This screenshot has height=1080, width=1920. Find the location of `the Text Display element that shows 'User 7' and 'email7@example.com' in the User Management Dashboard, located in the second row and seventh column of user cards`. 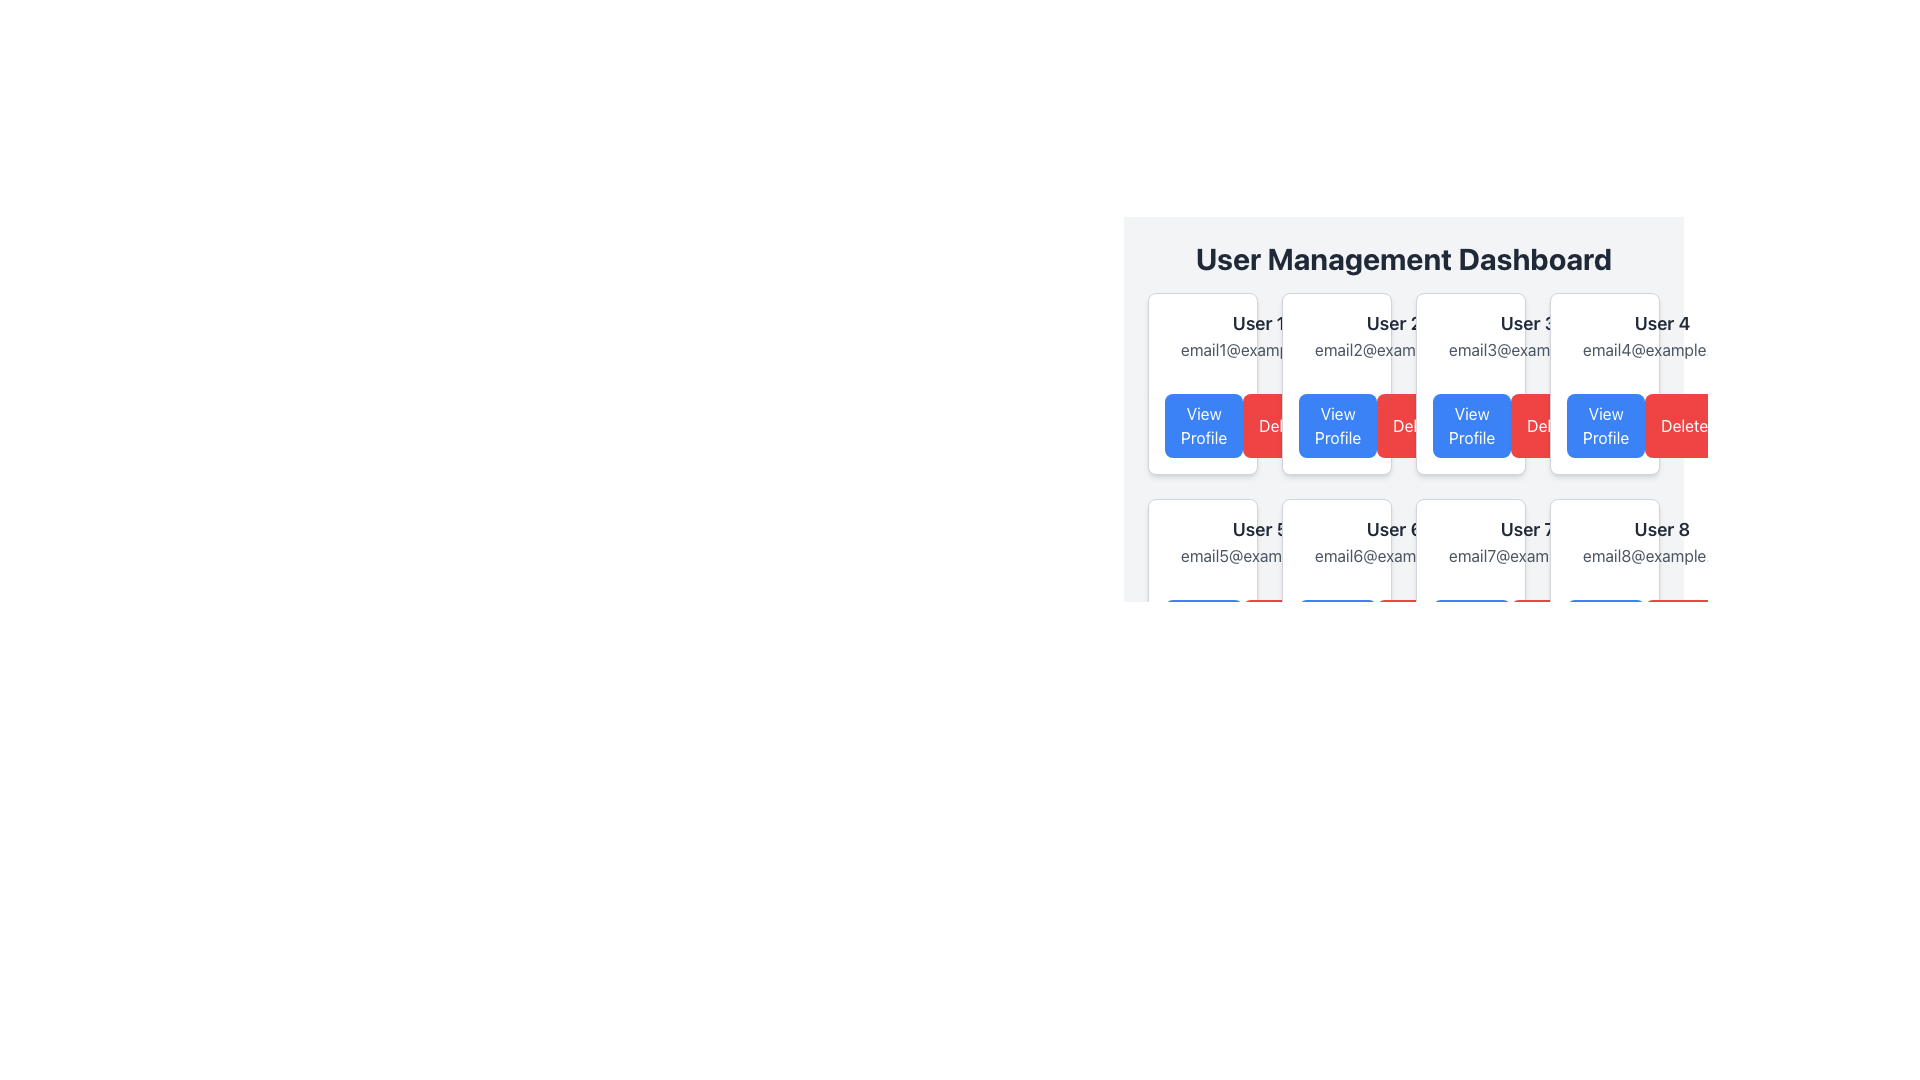

the Text Display element that shows 'User 7' and 'email7@example.com' in the User Management Dashboard, located in the second row and seventh column of user cards is located at coordinates (1470, 542).